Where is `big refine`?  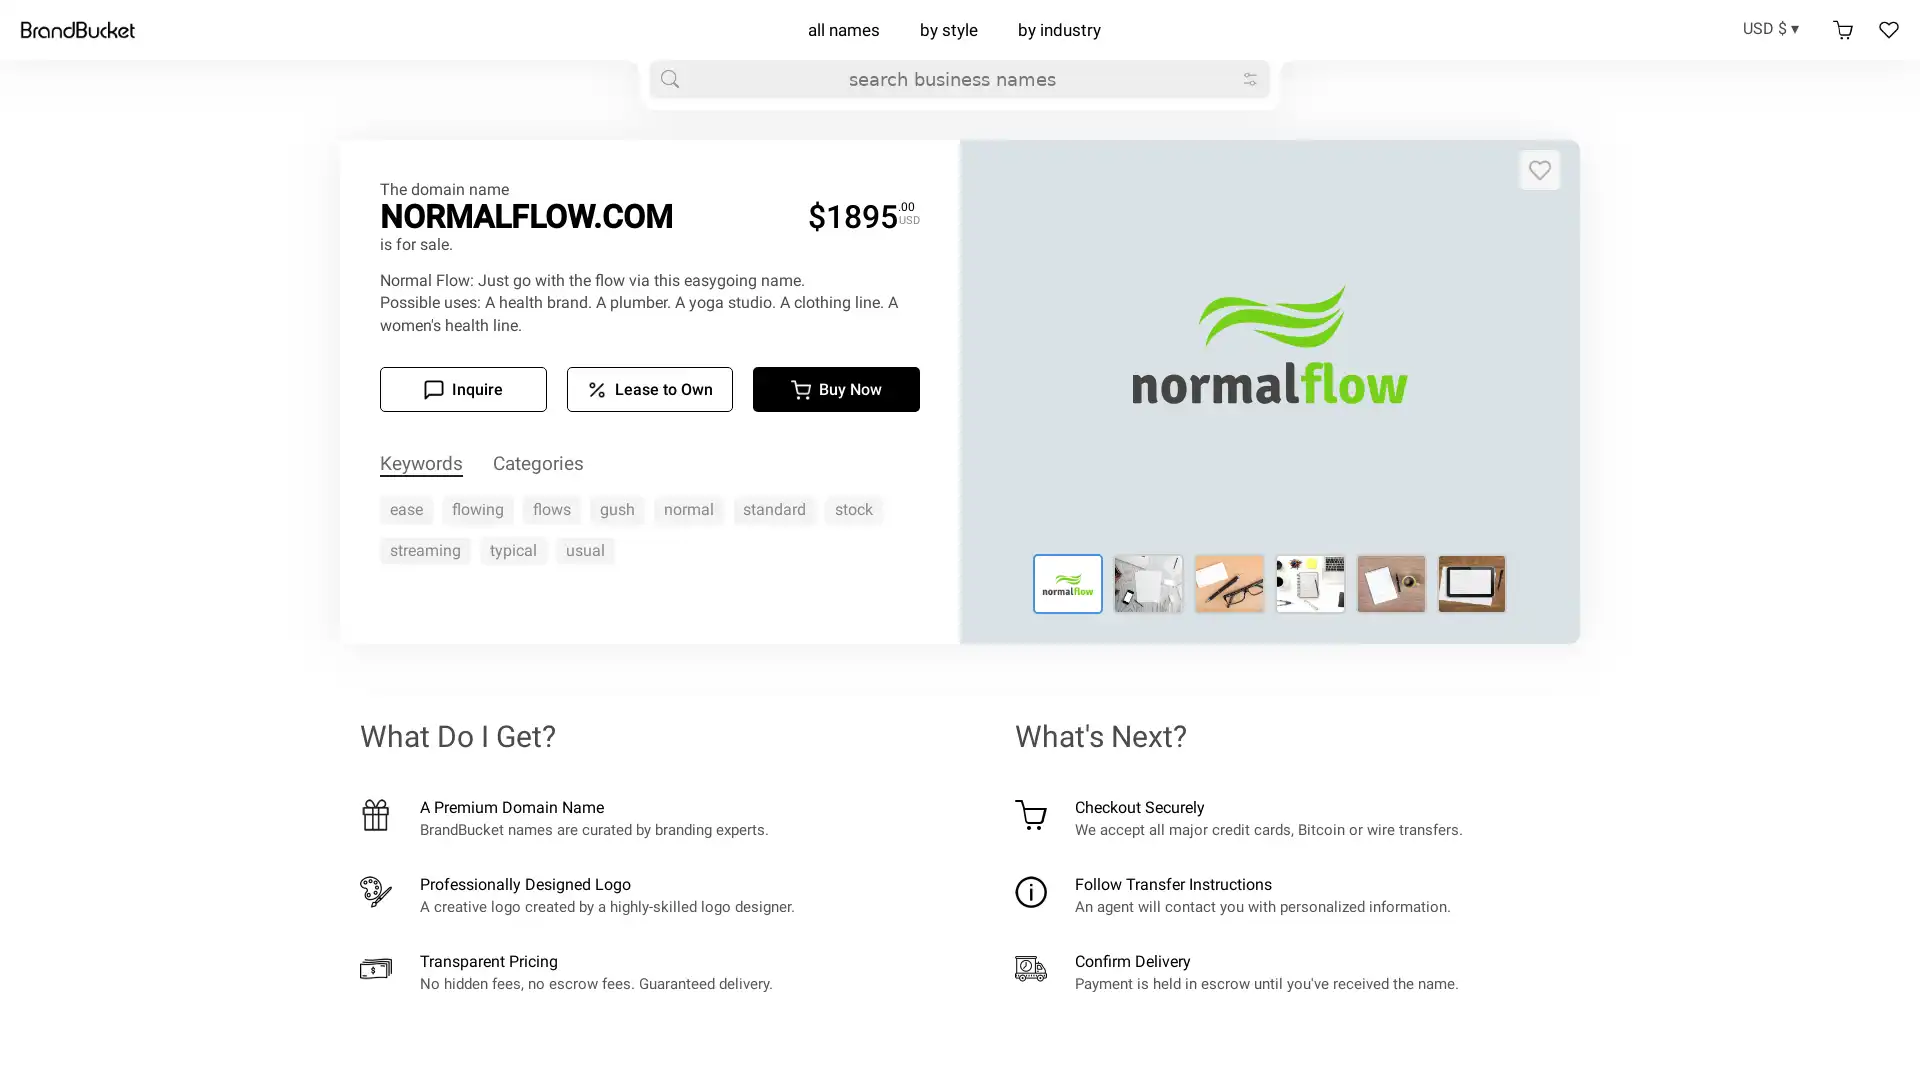
big refine is located at coordinates (1248, 77).